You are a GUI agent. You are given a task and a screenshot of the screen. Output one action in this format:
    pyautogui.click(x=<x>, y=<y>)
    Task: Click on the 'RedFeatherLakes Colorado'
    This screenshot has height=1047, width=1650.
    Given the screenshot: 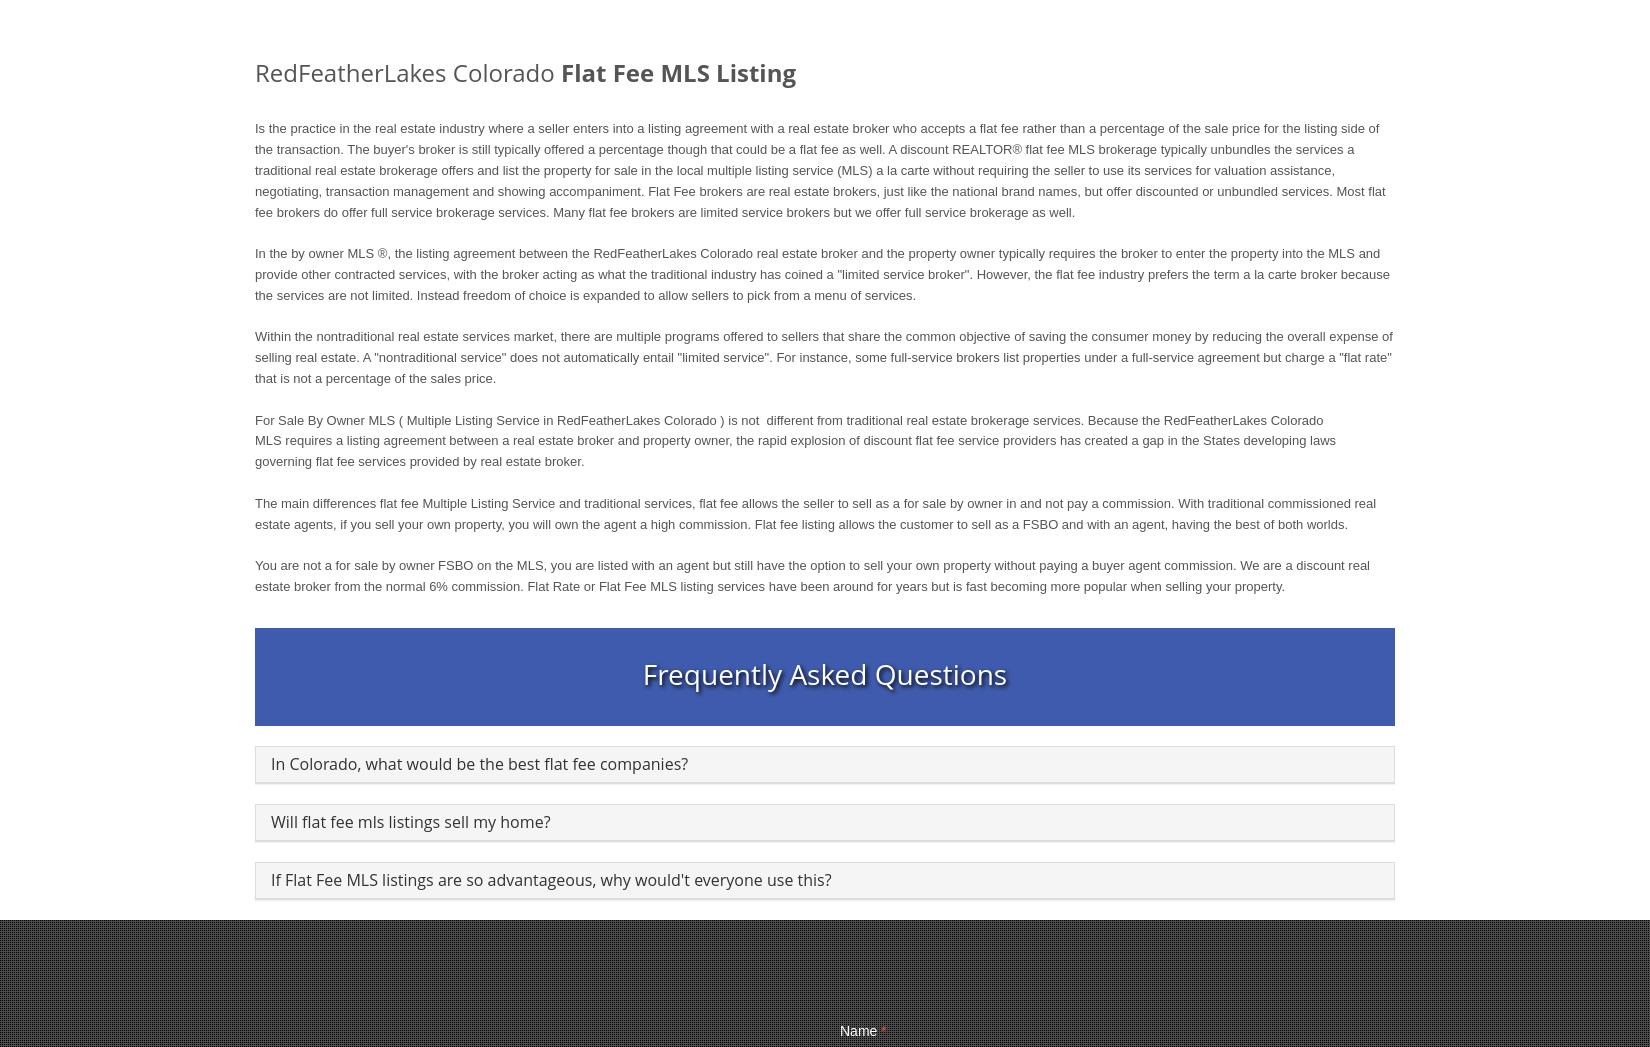 What is the action you would take?
    pyautogui.click(x=404, y=71)
    